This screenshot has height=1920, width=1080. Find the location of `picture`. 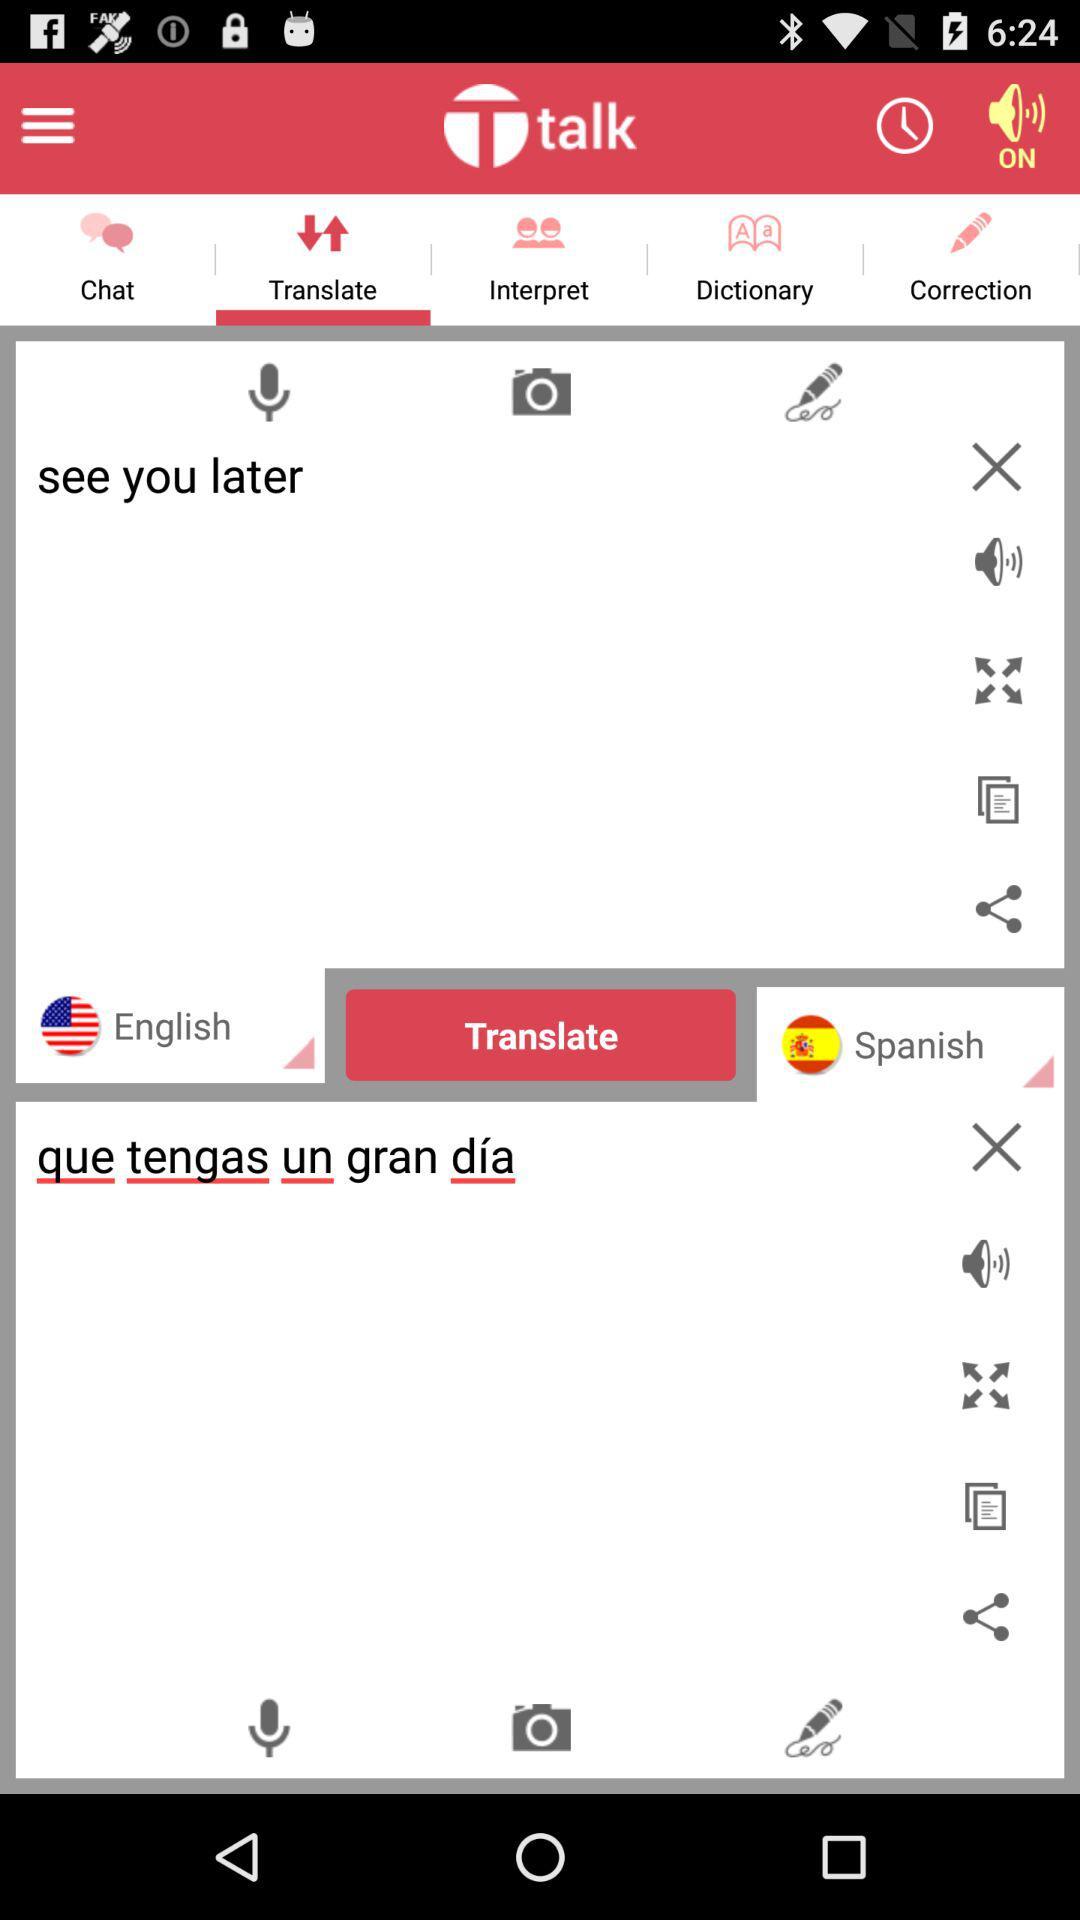

picture is located at coordinates (541, 391).